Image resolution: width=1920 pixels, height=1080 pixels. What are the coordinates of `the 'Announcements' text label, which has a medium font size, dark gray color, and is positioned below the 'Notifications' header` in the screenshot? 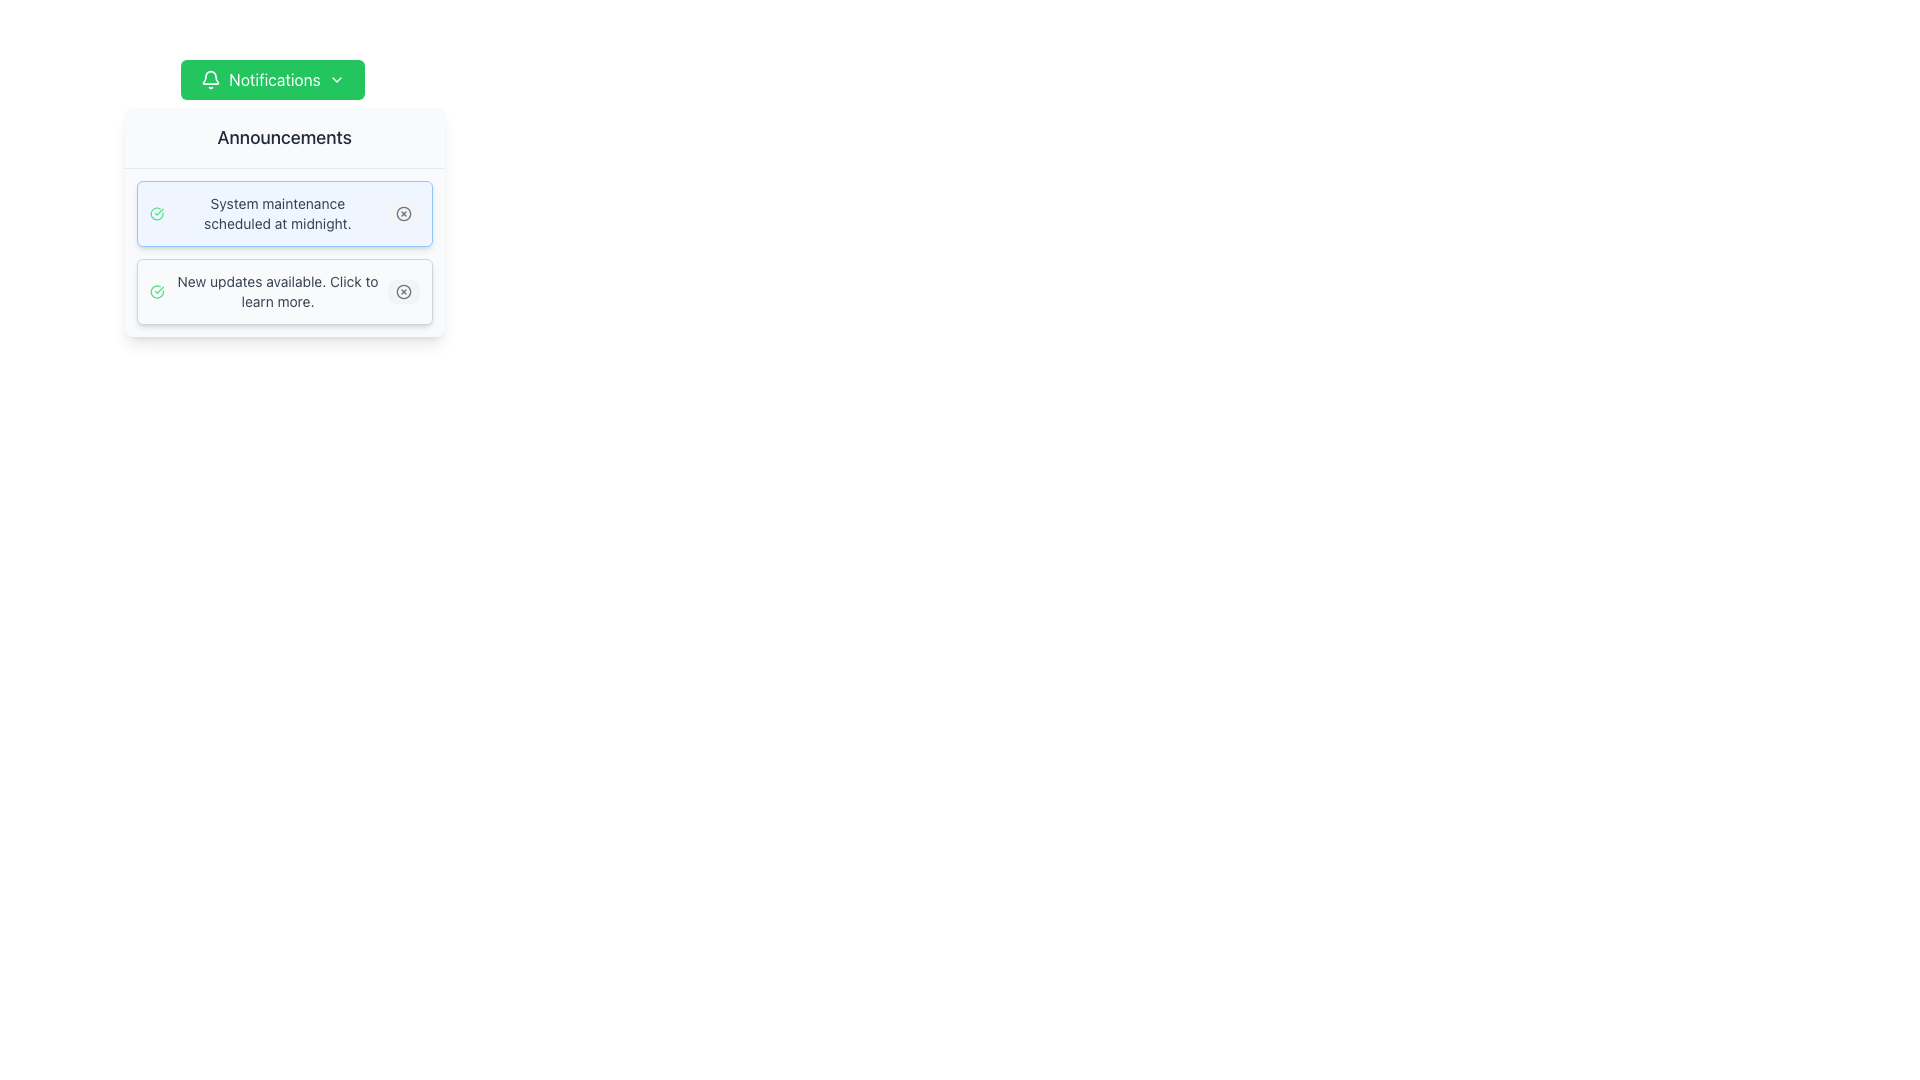 It's located at (283, 137).